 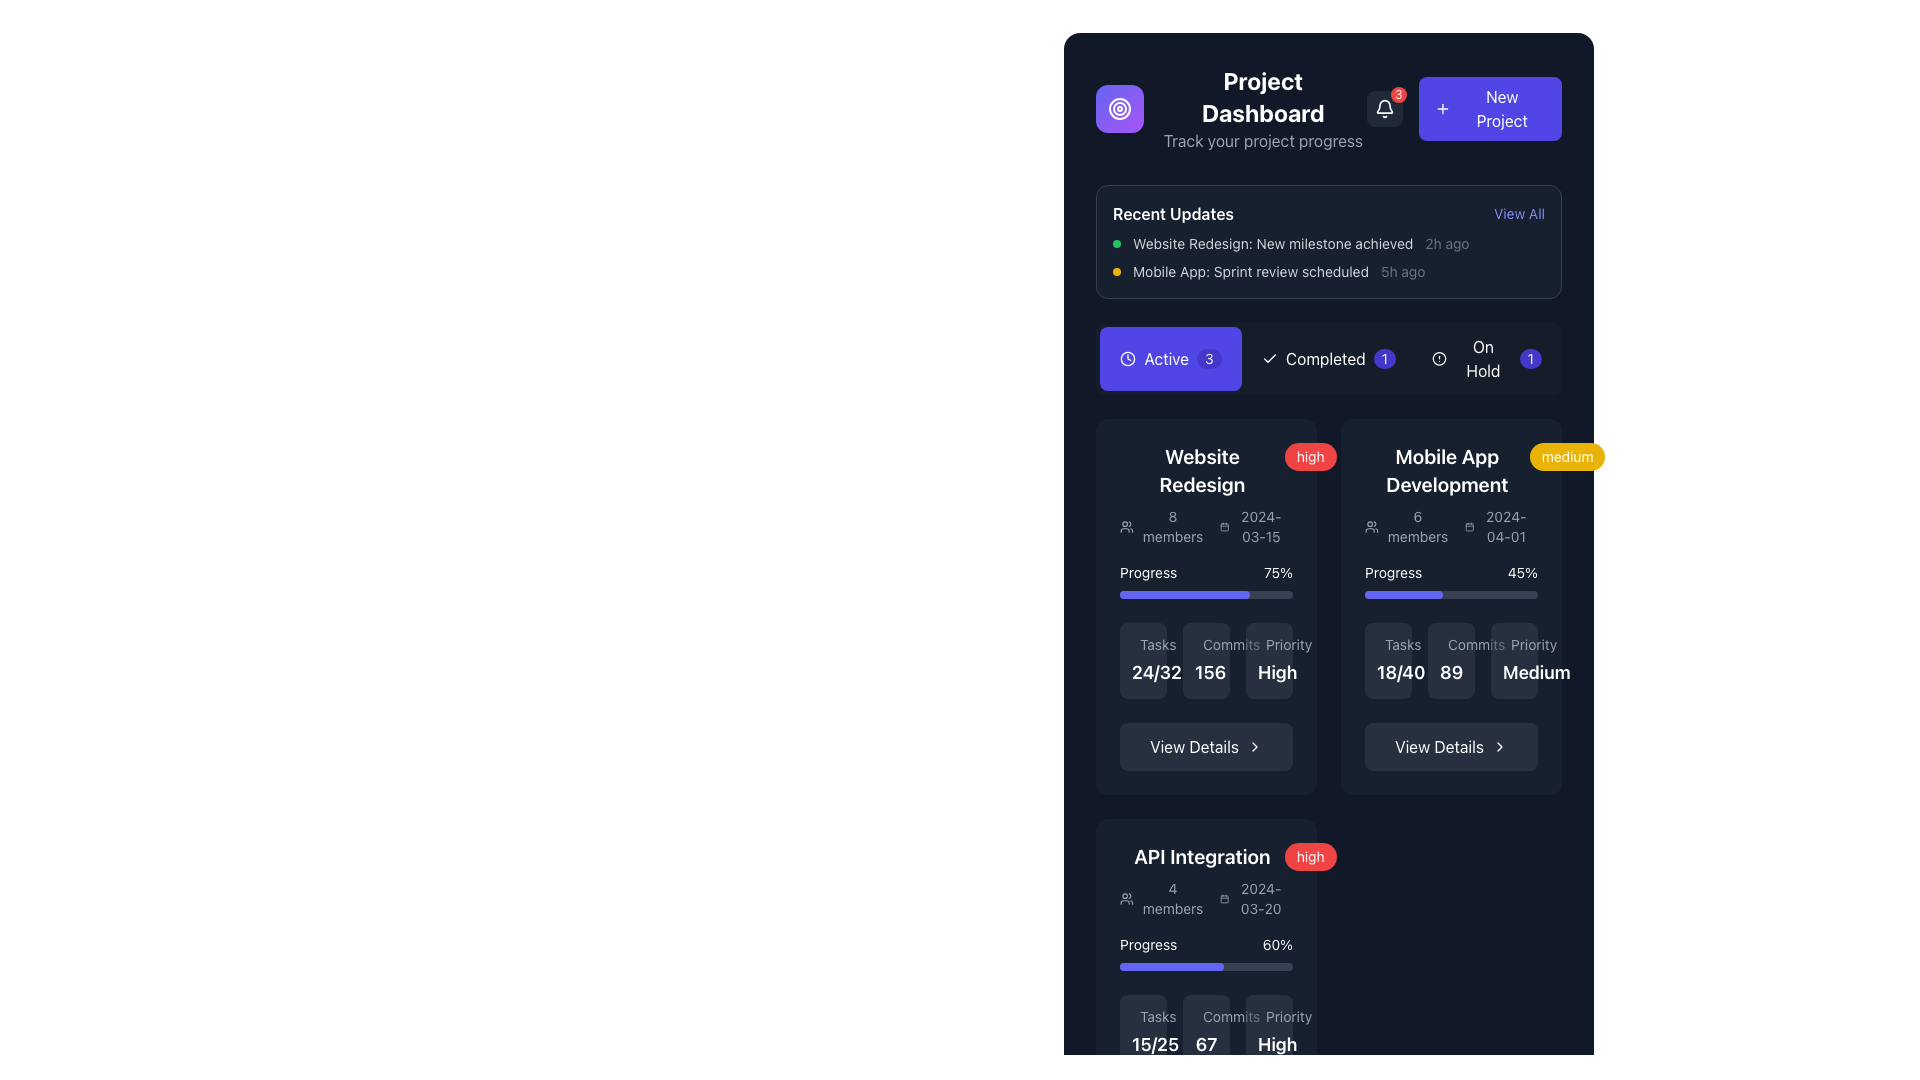 I want to click on the 'View Details' button located on the 'Website Redesign' card in the 'Recent Updates' section, so click(x=1205, y=605).